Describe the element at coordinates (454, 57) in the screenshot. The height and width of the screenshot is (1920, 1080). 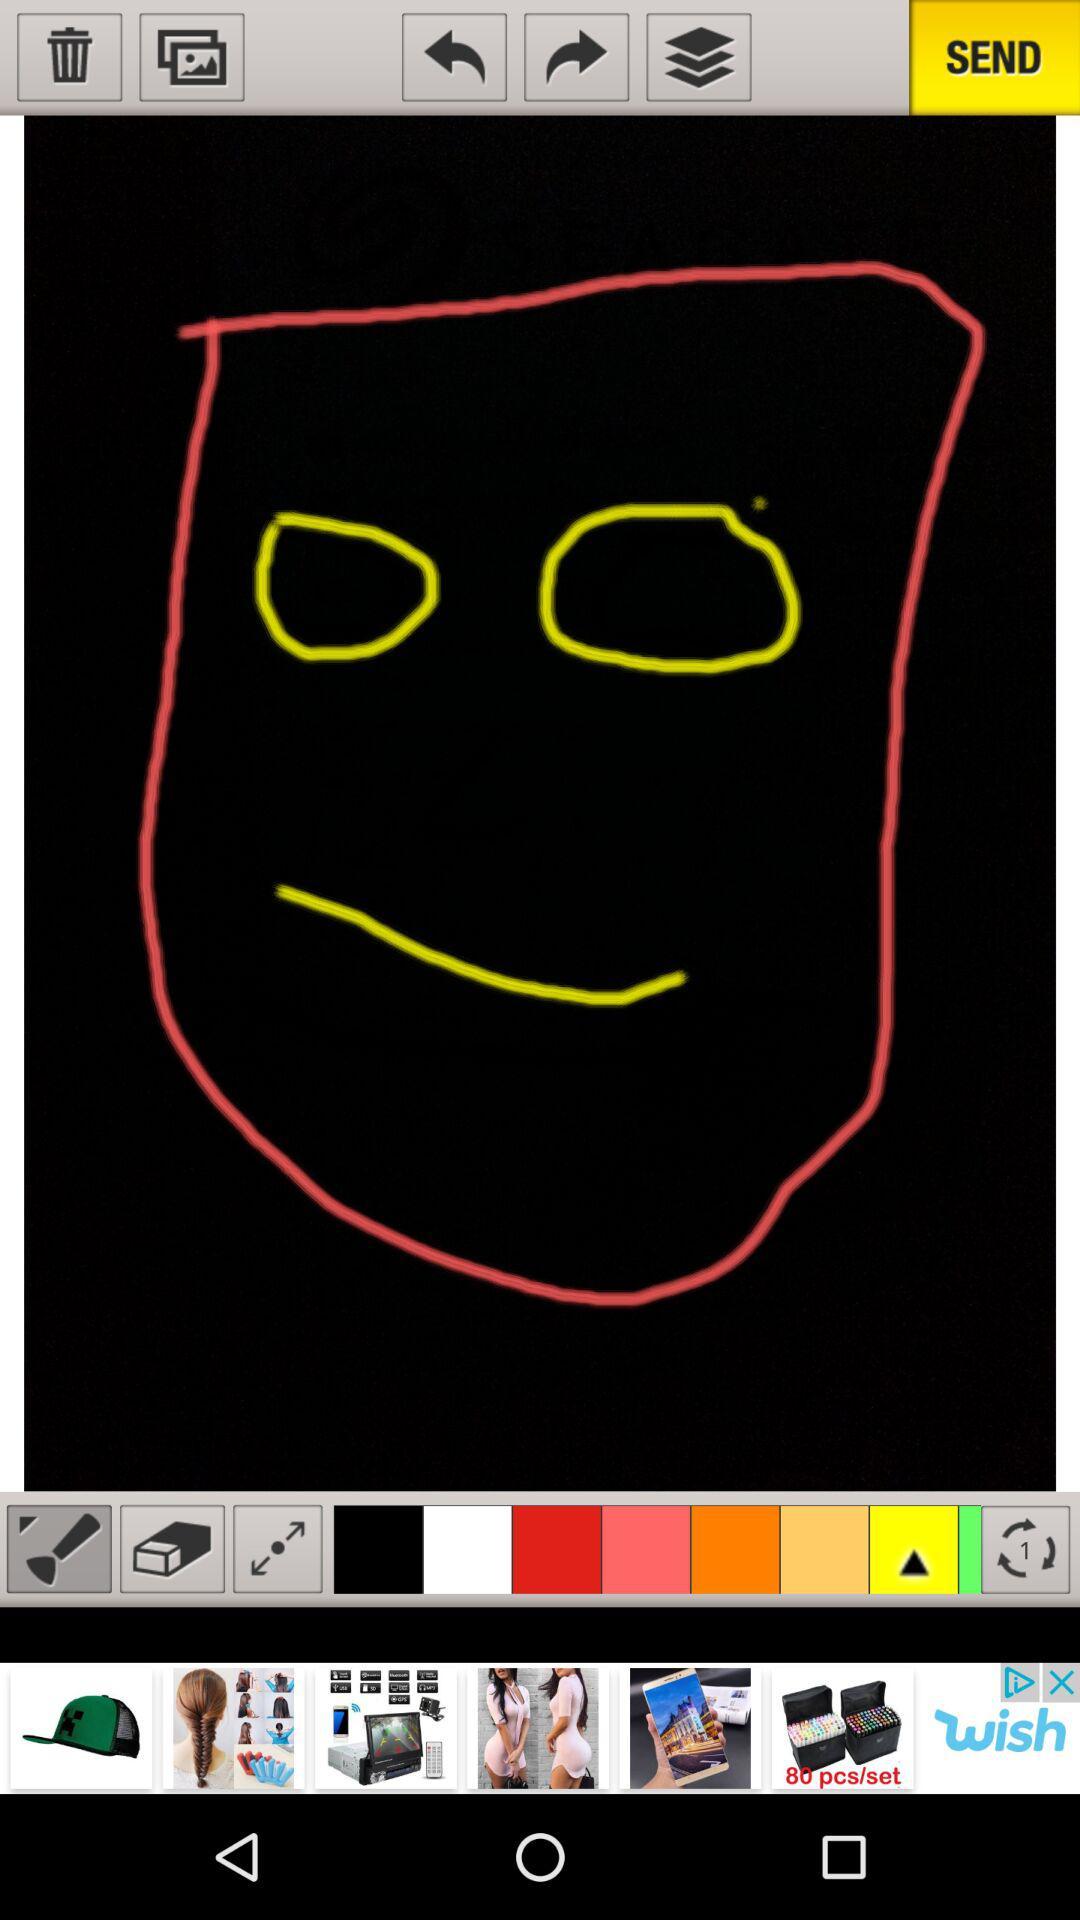
I see `go back` at that location.